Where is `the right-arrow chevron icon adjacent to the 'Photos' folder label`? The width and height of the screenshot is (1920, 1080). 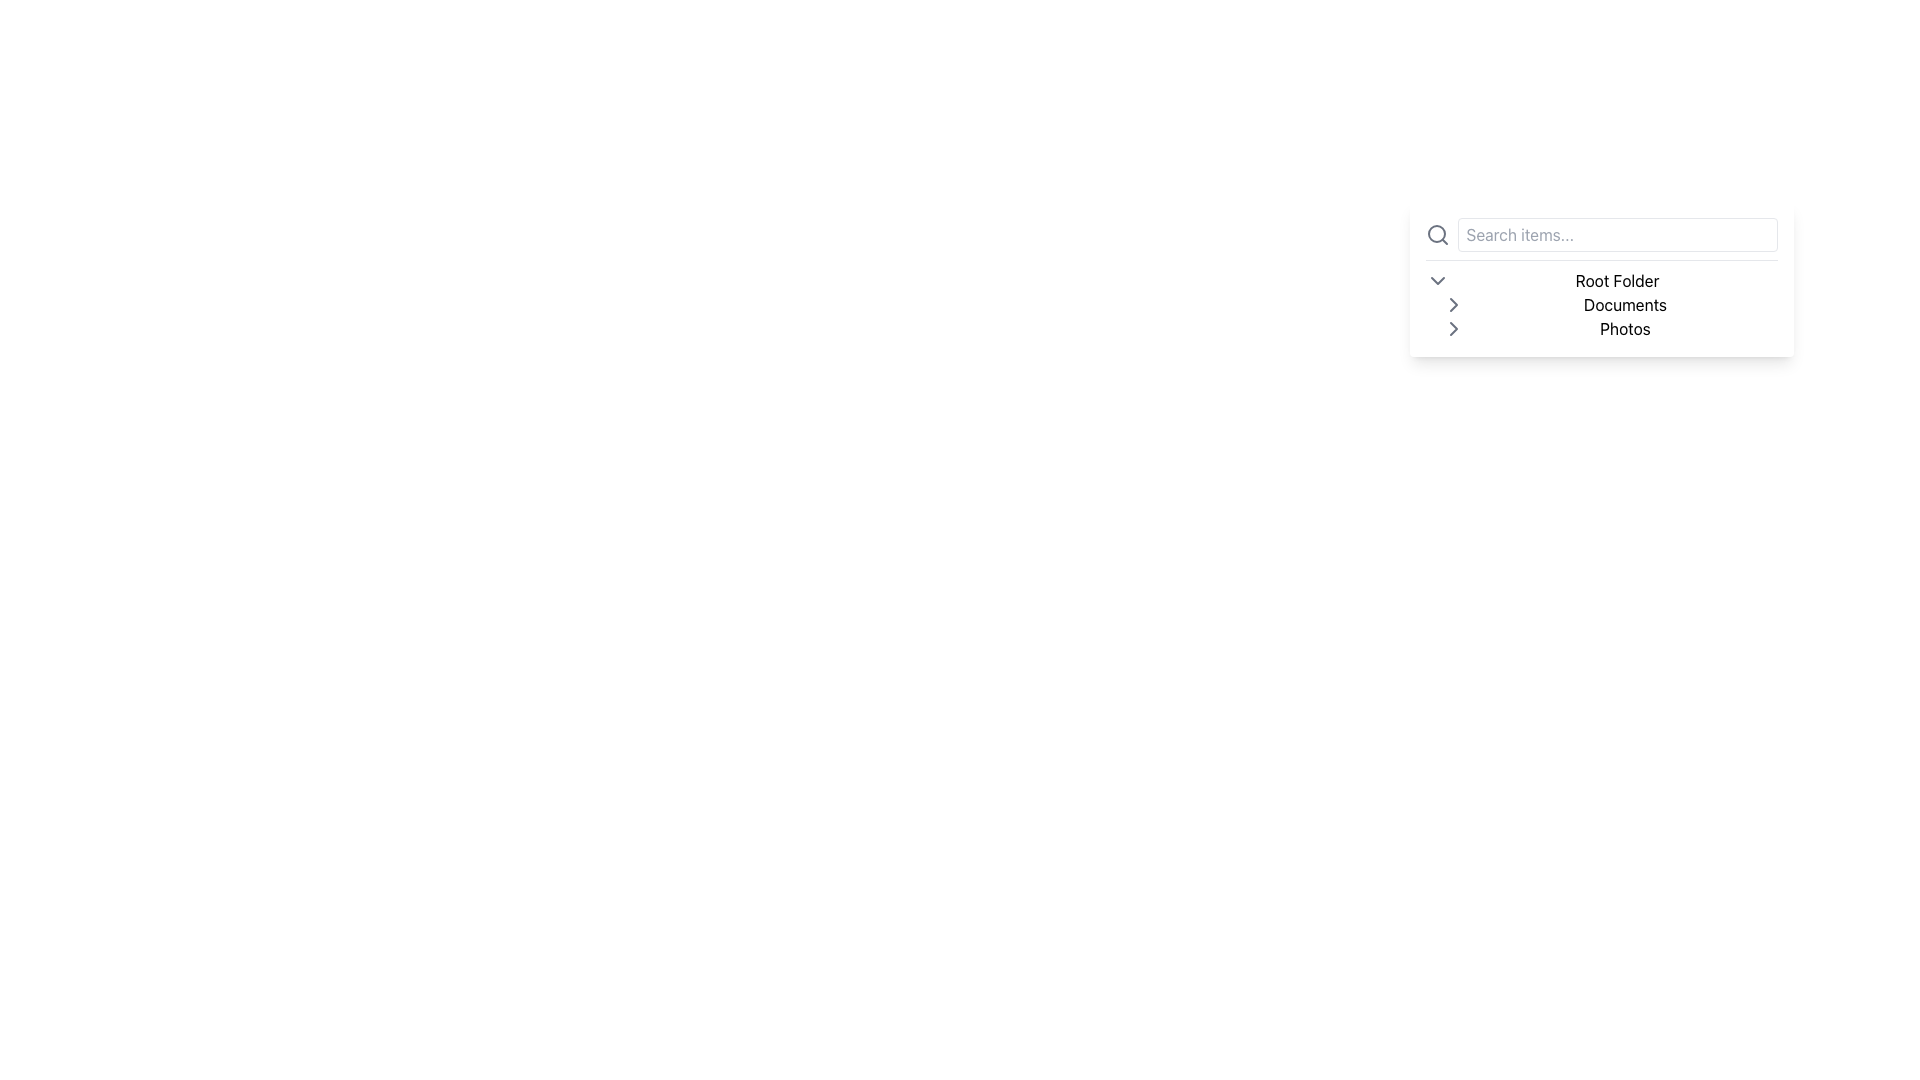
the right-arrow chevron icon adjacent to the 'Photos' folder label is located at coordinates (1453, 304).